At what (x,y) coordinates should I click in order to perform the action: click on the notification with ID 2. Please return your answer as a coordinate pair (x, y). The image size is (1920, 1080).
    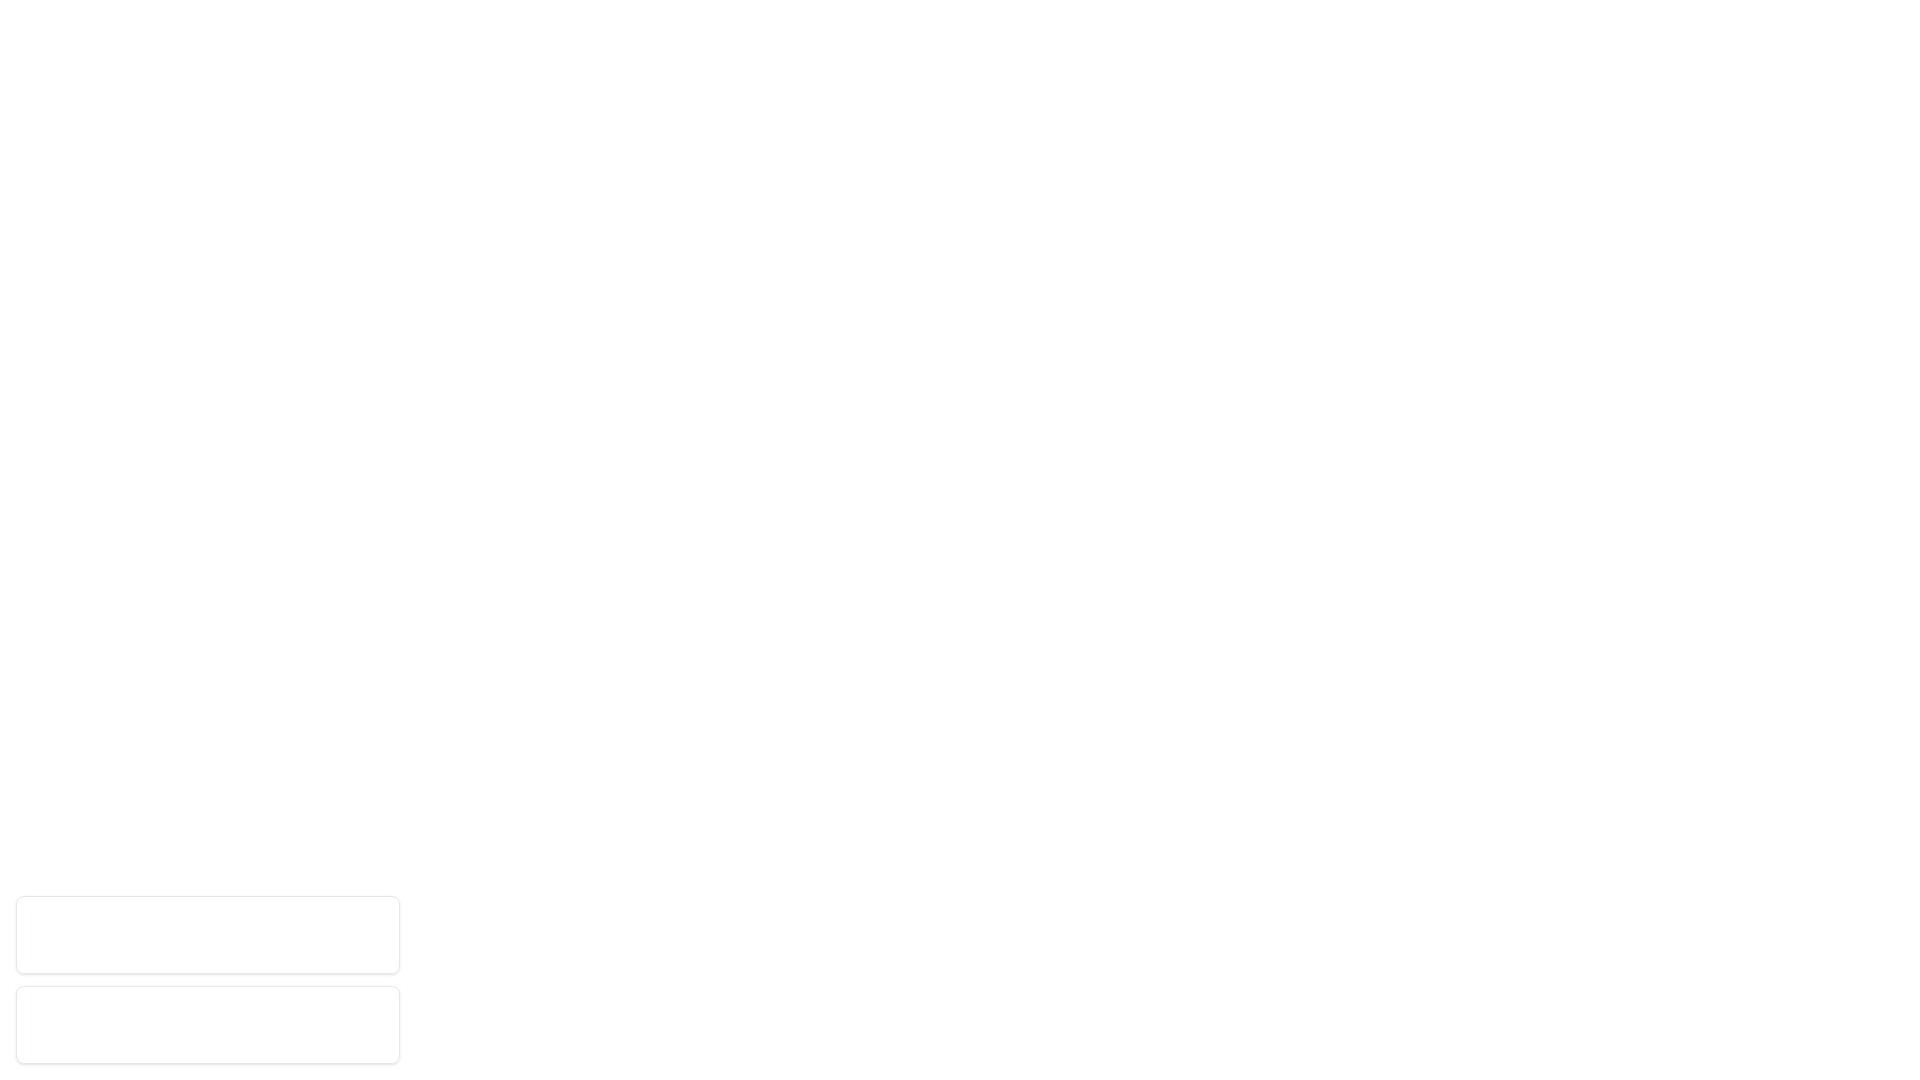
    Looking at the image, I should click on (207, 1025).